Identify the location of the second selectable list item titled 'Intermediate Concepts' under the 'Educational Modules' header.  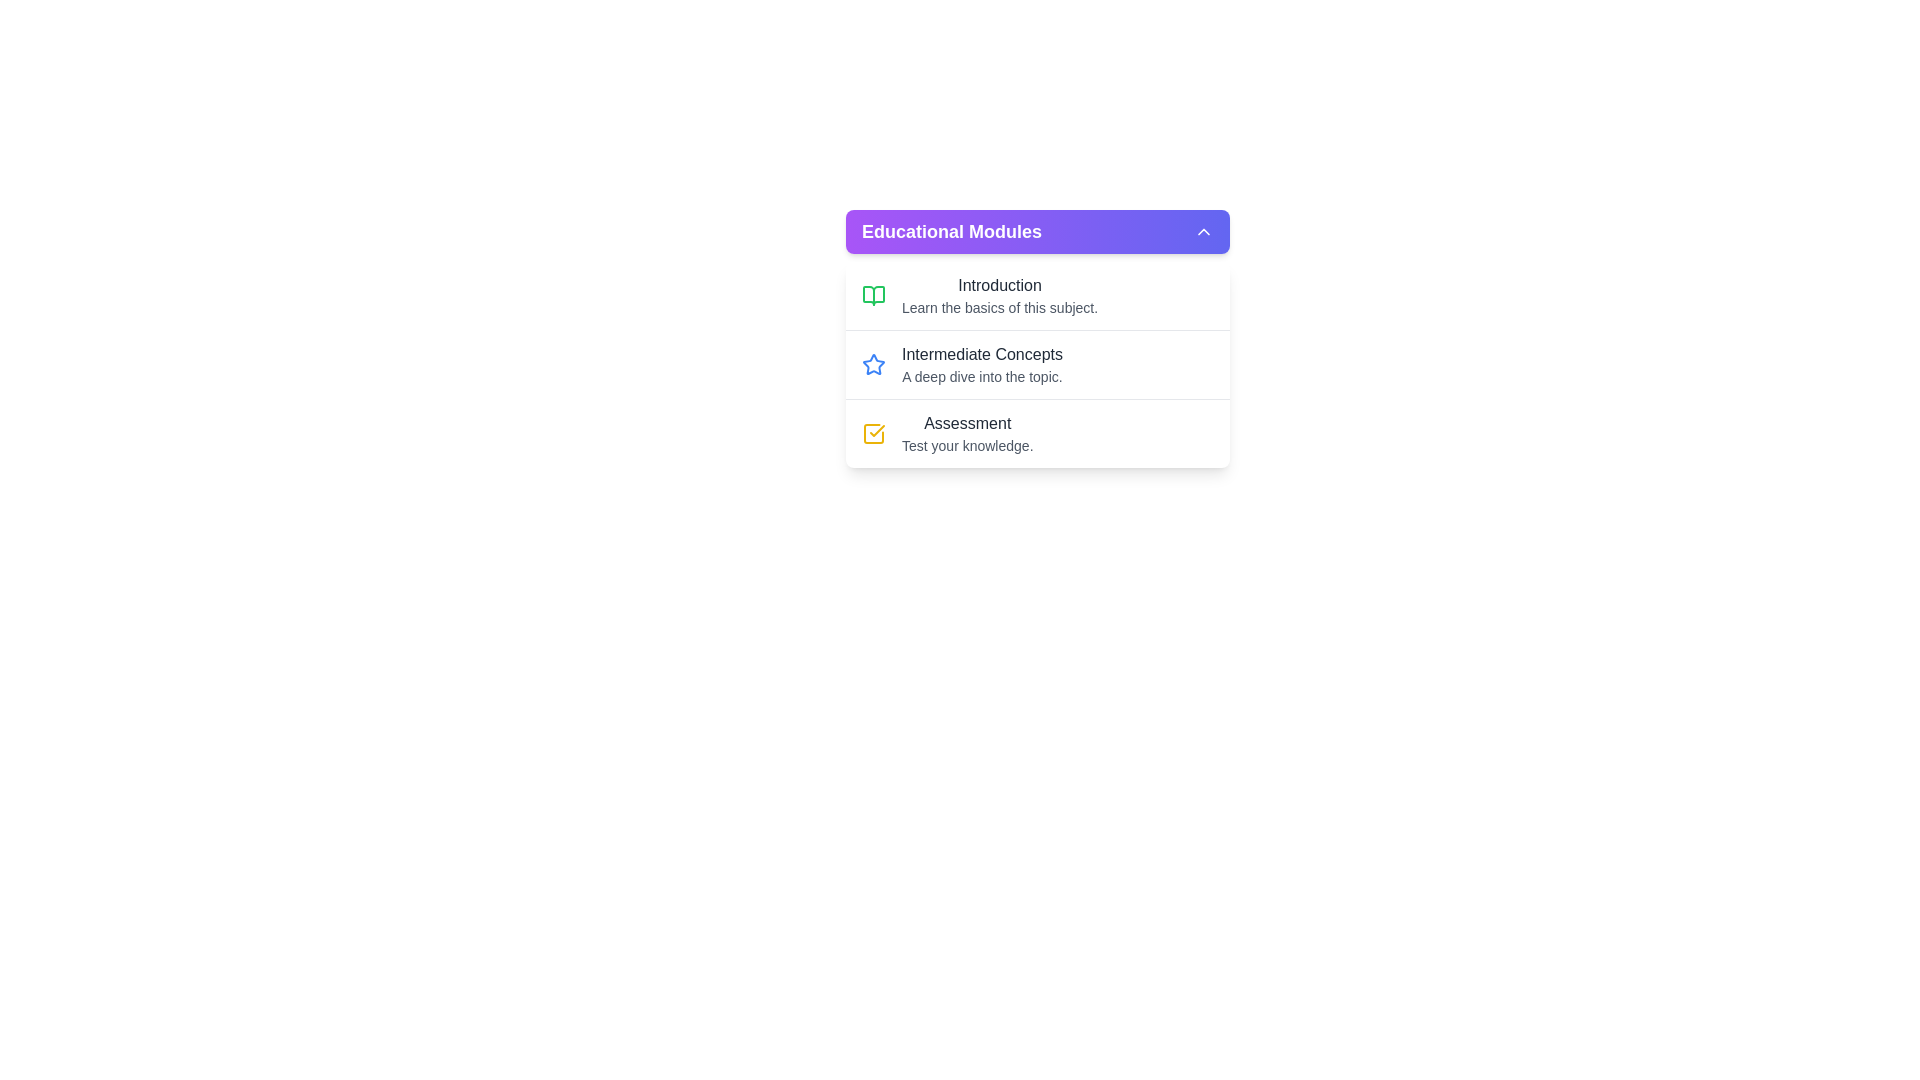
(1037, 364).